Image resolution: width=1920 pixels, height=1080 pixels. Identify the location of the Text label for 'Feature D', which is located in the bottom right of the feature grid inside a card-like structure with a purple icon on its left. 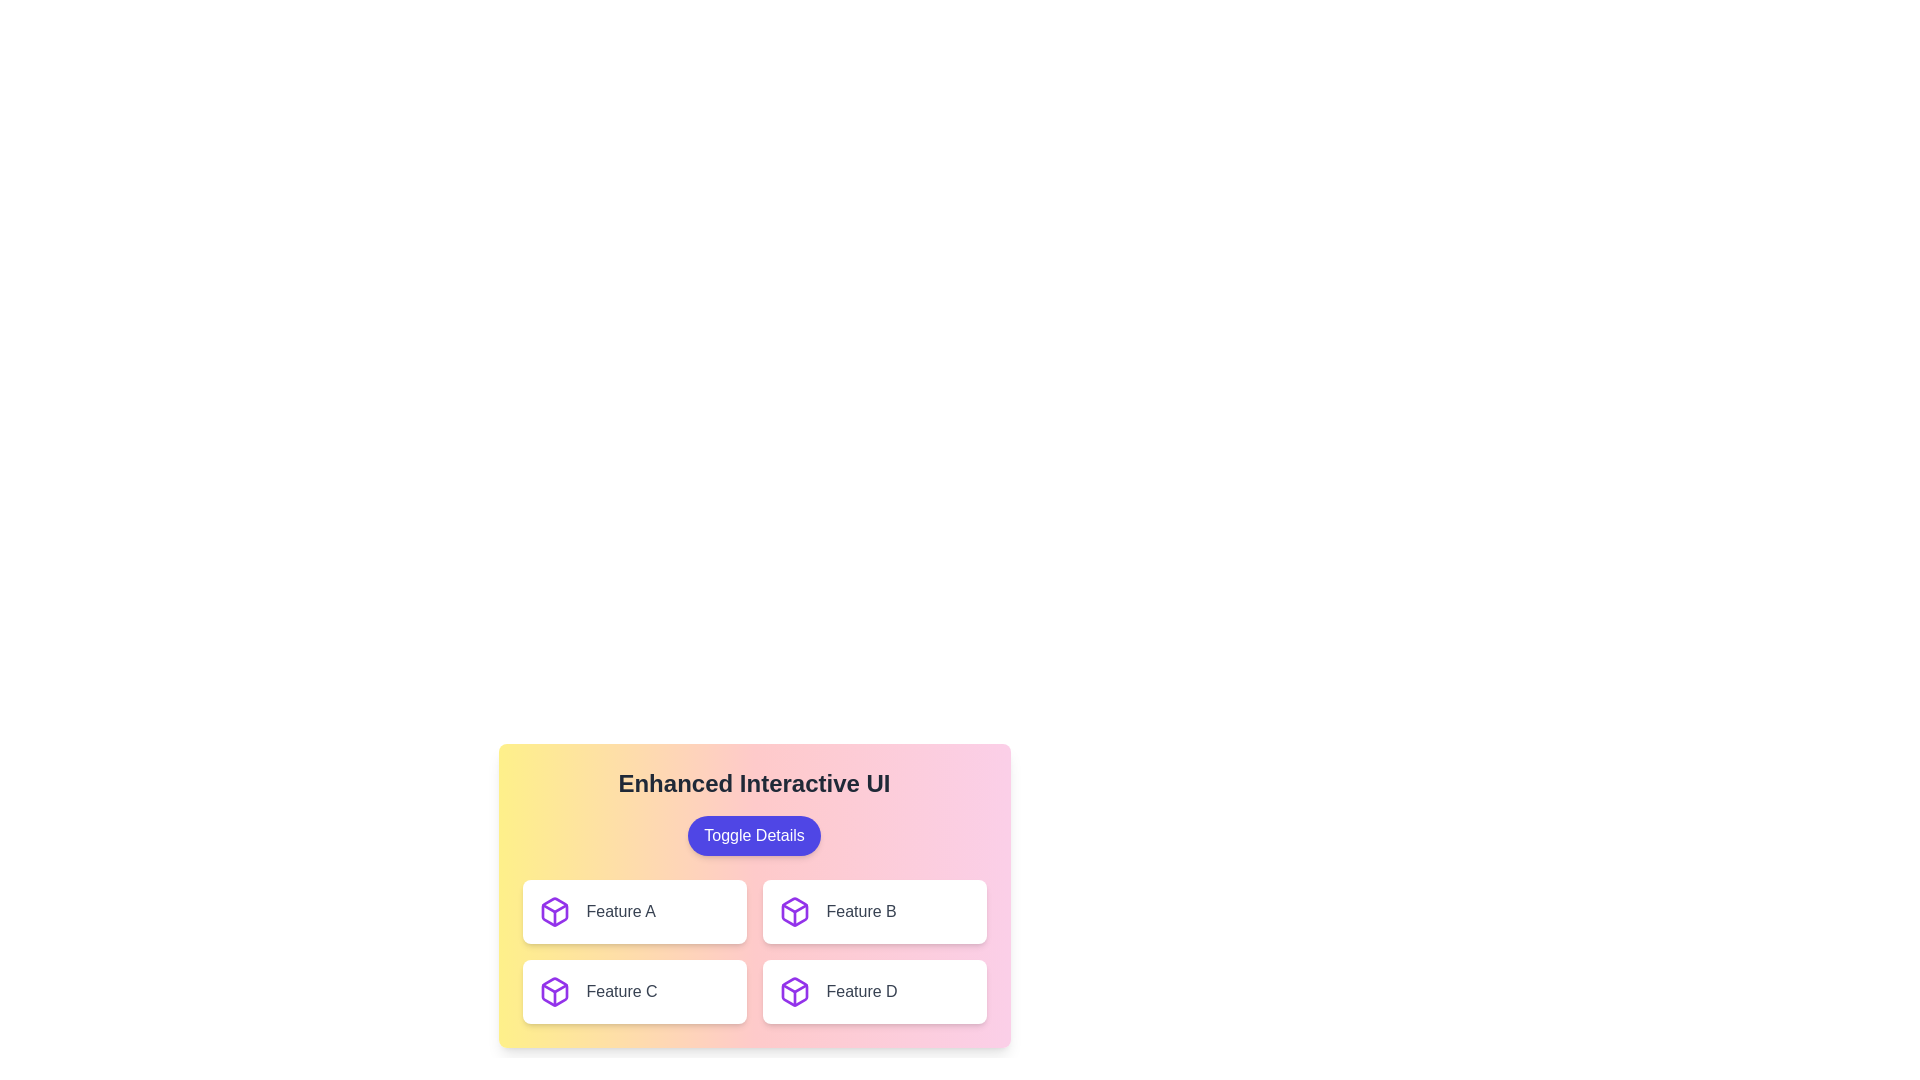
(862, 991).